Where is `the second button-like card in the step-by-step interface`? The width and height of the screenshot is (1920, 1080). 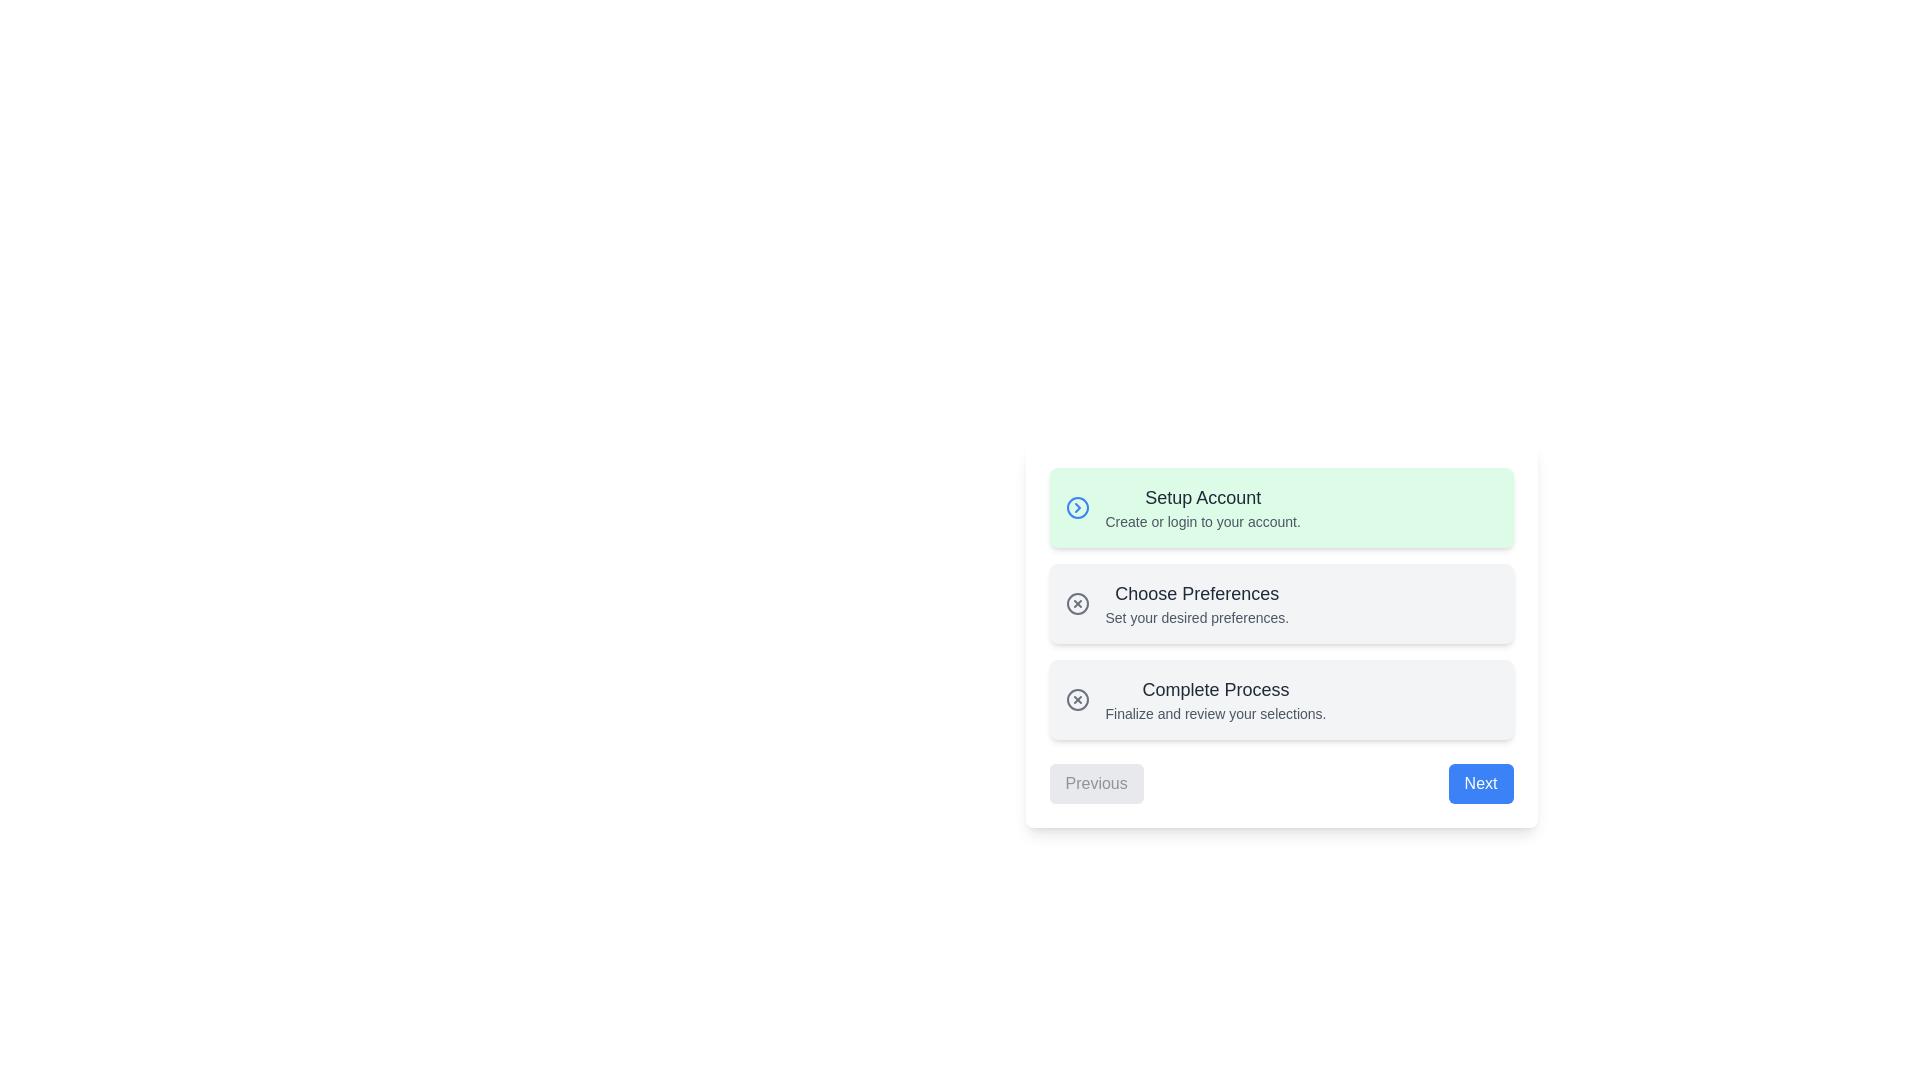 the second button-like card in the step-by-step interface is located at coordinates (1281, 603).